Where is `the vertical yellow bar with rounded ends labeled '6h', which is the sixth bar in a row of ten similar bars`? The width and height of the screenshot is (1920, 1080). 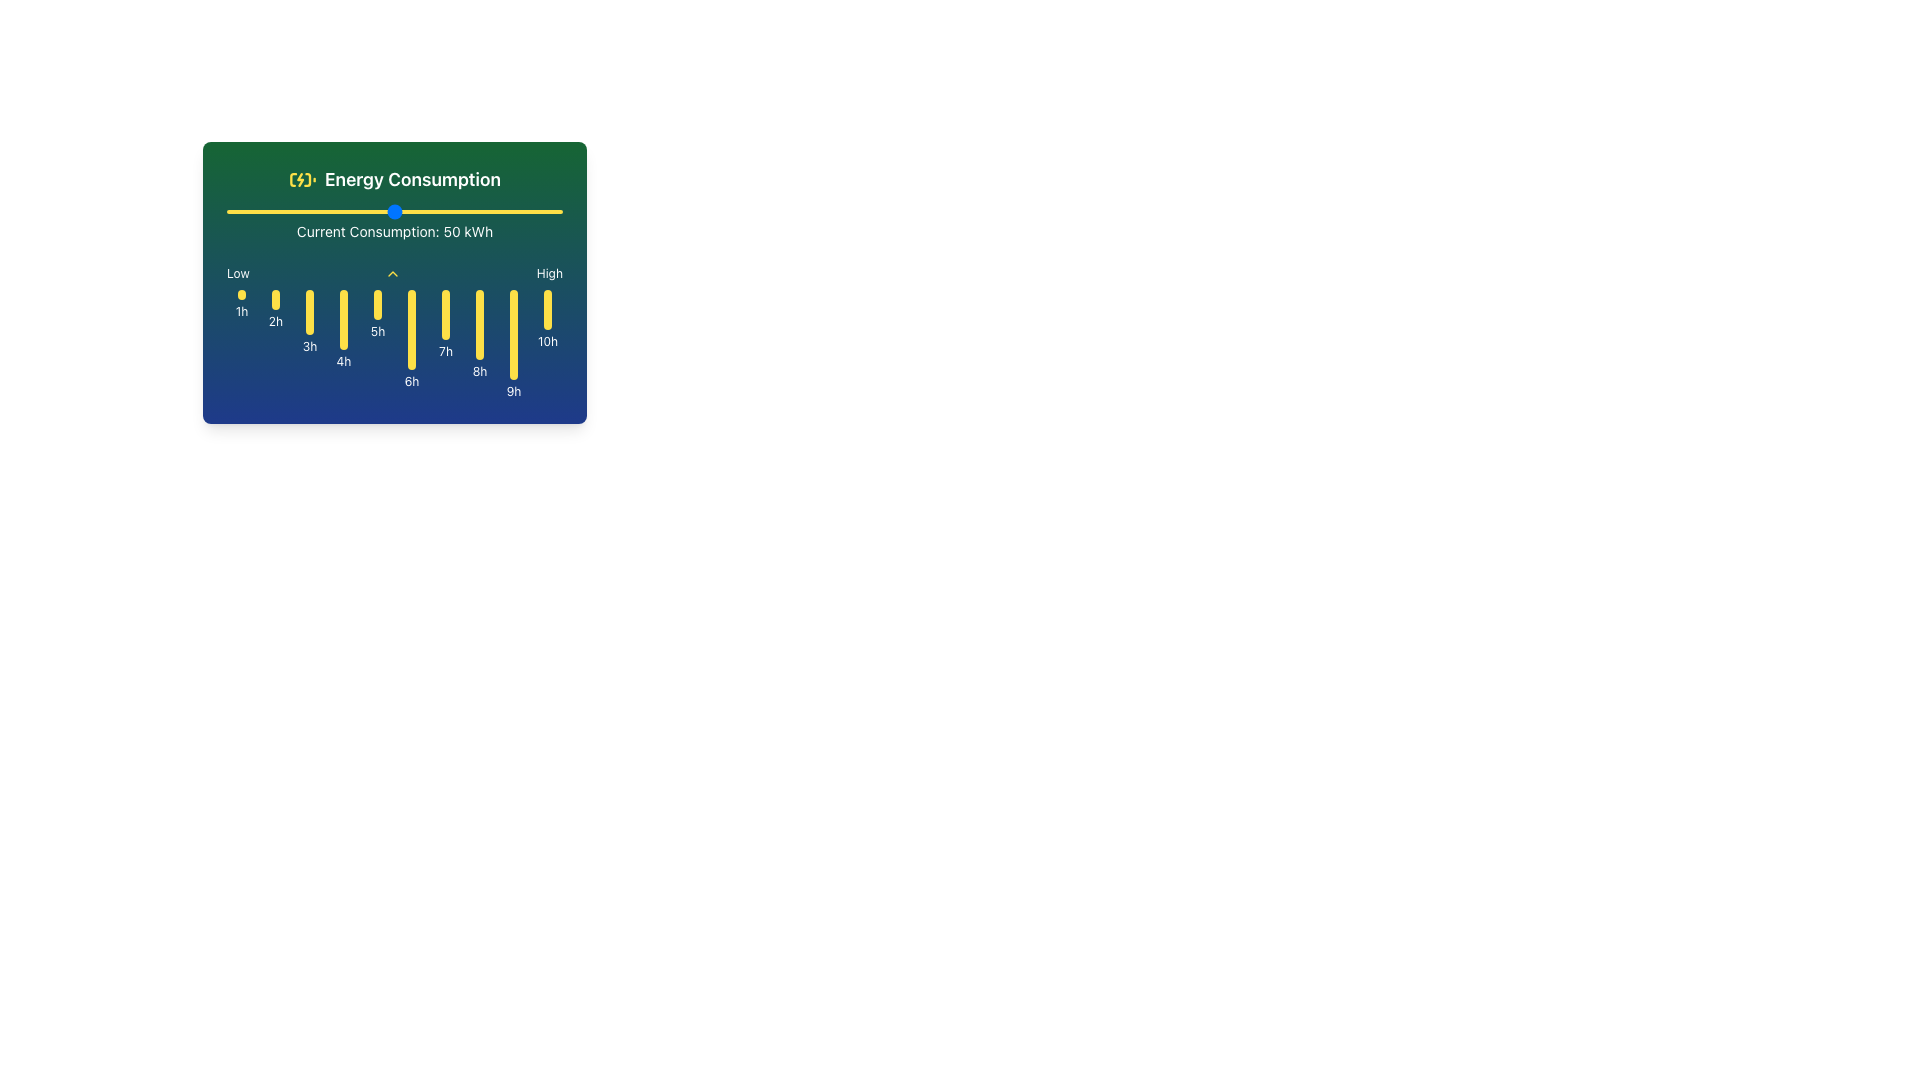
the vertical yellow bar with rounded ends labeled '6h', which is the sixth bar in a row of ten similar bars is located at coordinates (411, 343).